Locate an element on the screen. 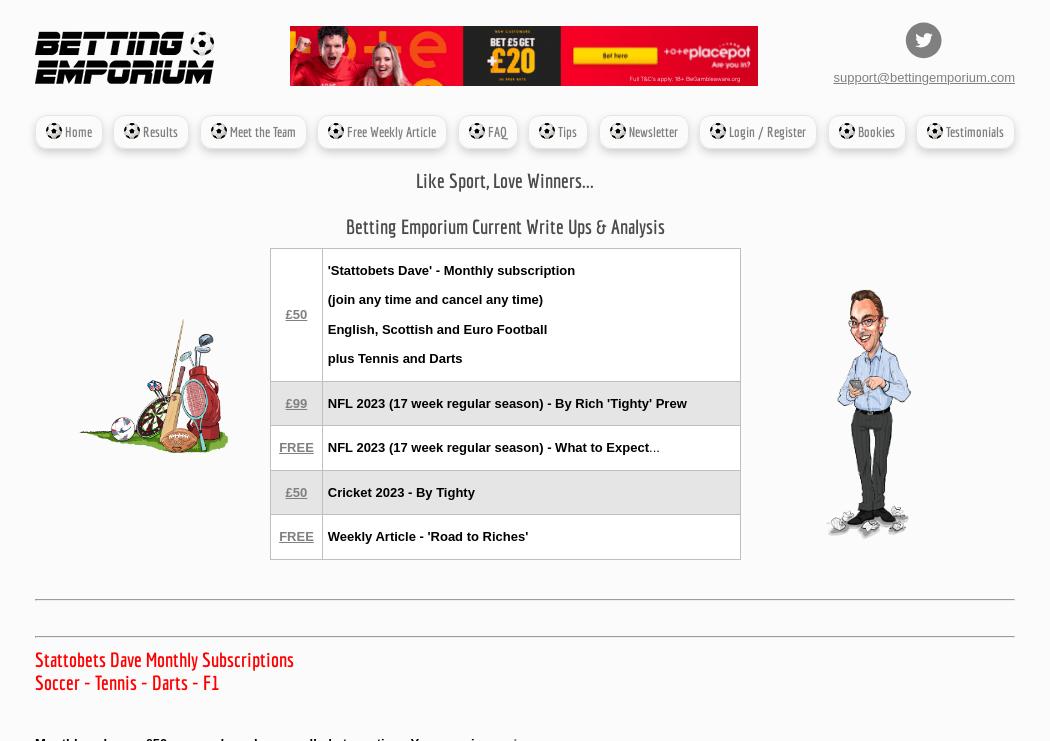 The height and width of the screenshot is (741, 1050). 'Stattobets Dave Monthly Subscriptions' is located at coordinates (34, 659).